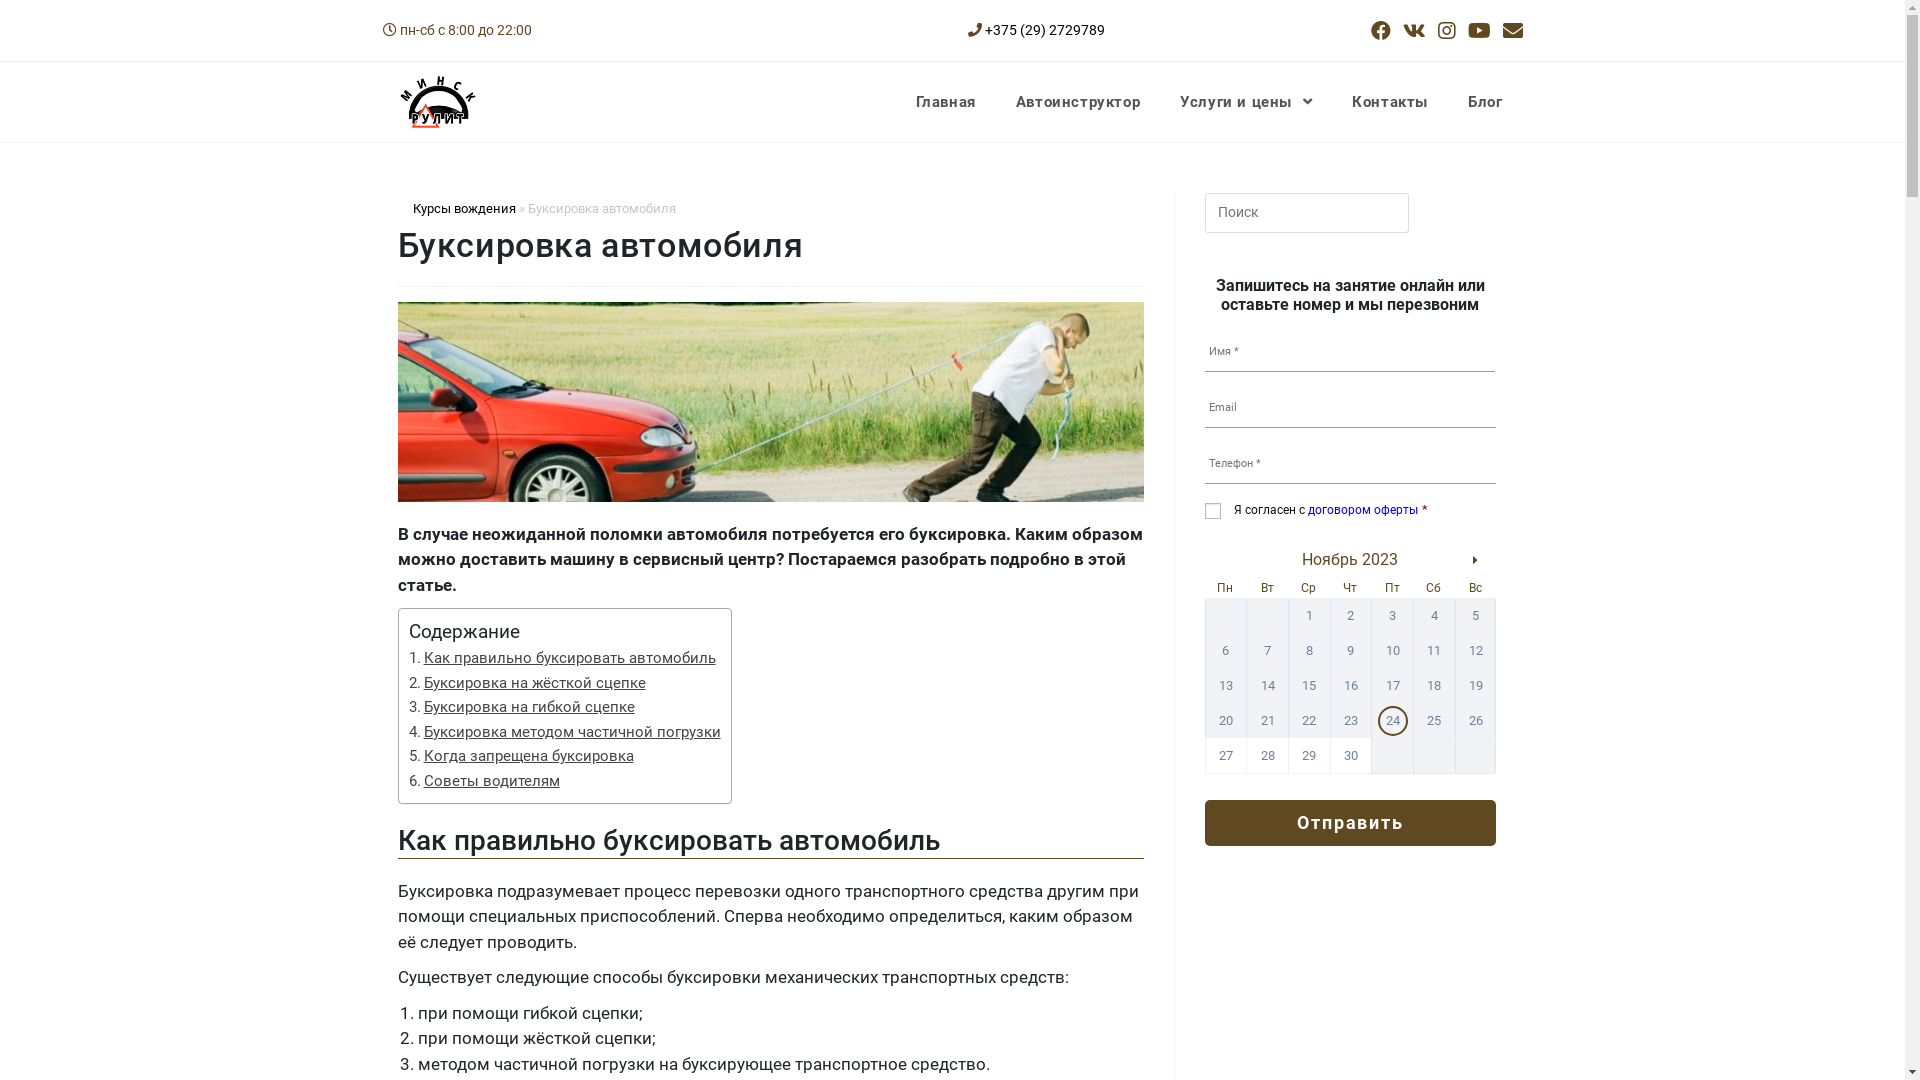 This screenshot has width=1920, height=1080. Describe the element at coordinates (1042, 30) in the screenshot. I see `'+375 (29) 2729789'` at that location.